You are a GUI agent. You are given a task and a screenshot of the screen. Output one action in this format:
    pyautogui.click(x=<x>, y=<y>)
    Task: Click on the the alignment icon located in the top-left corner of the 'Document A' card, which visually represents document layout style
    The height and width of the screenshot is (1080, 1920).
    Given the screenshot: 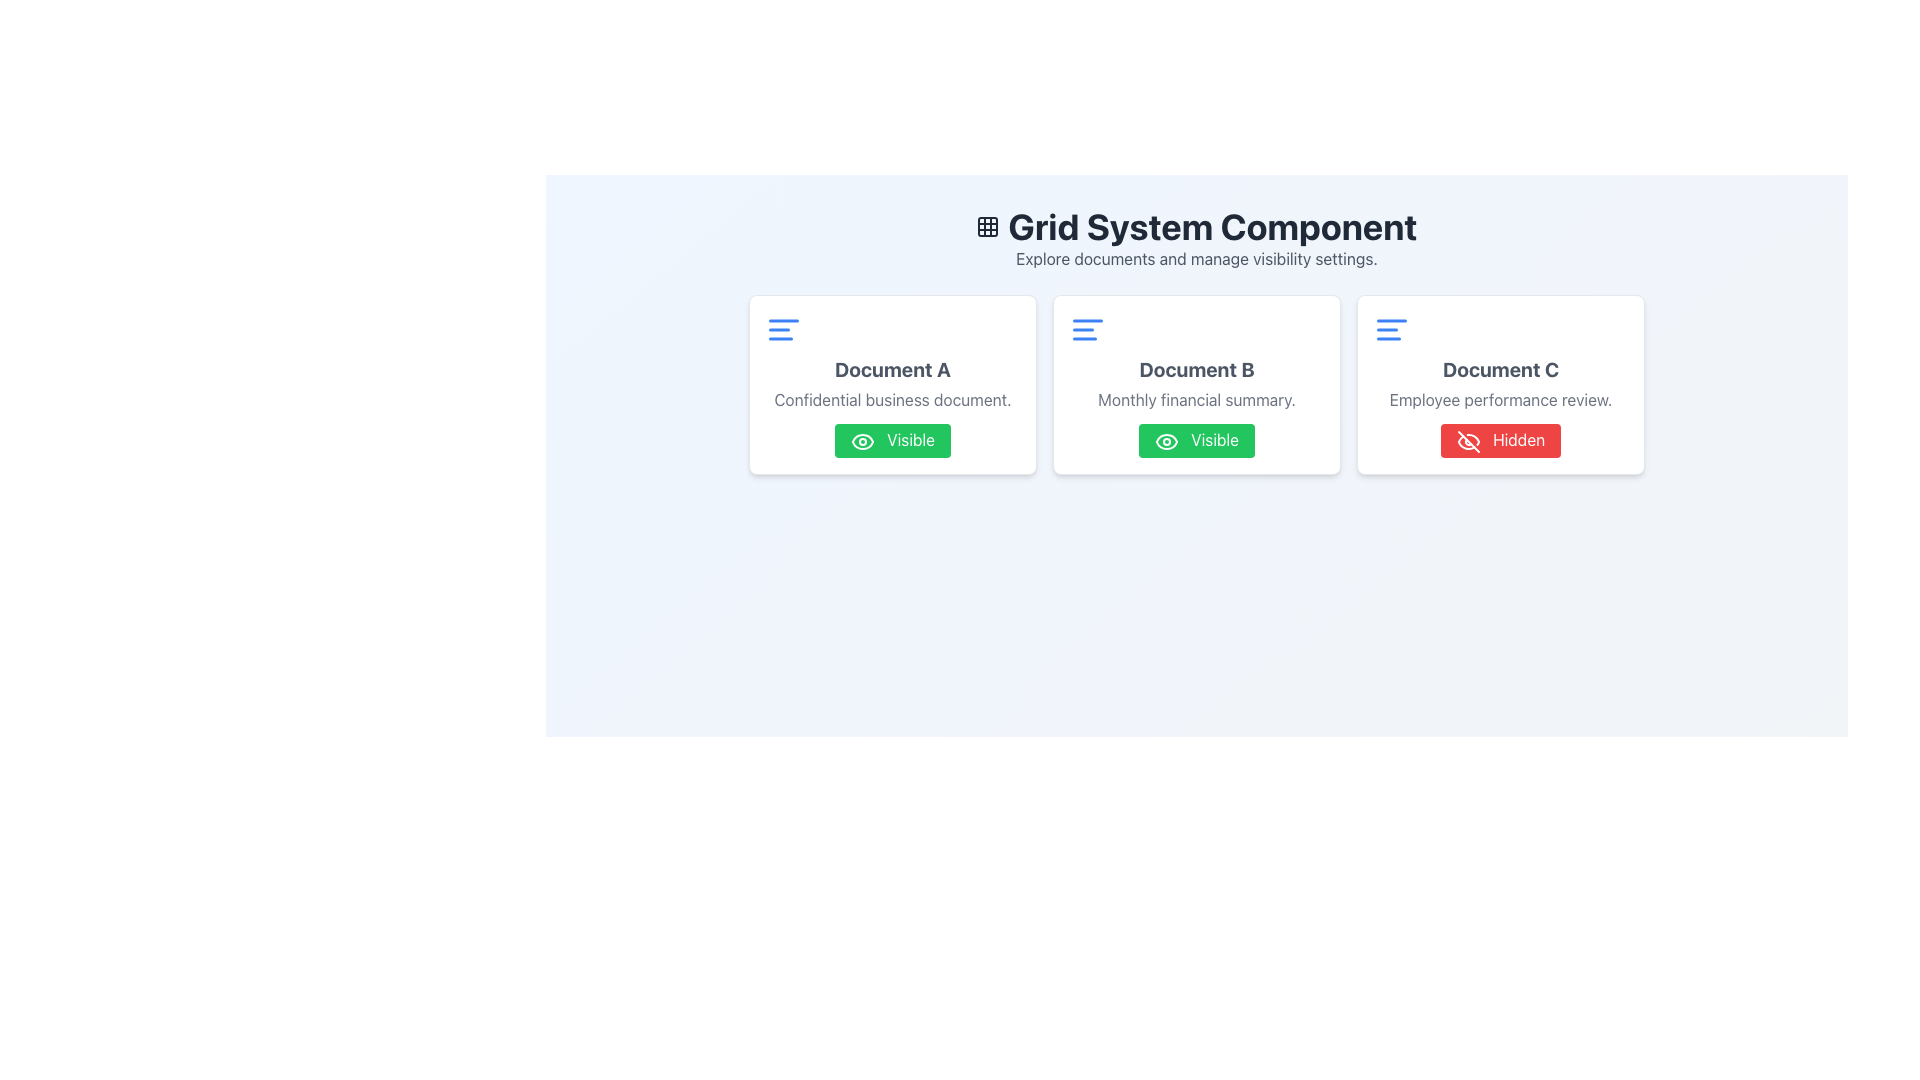 What is the action you would take?
    pyautogui.click(x=782, y=329)
    